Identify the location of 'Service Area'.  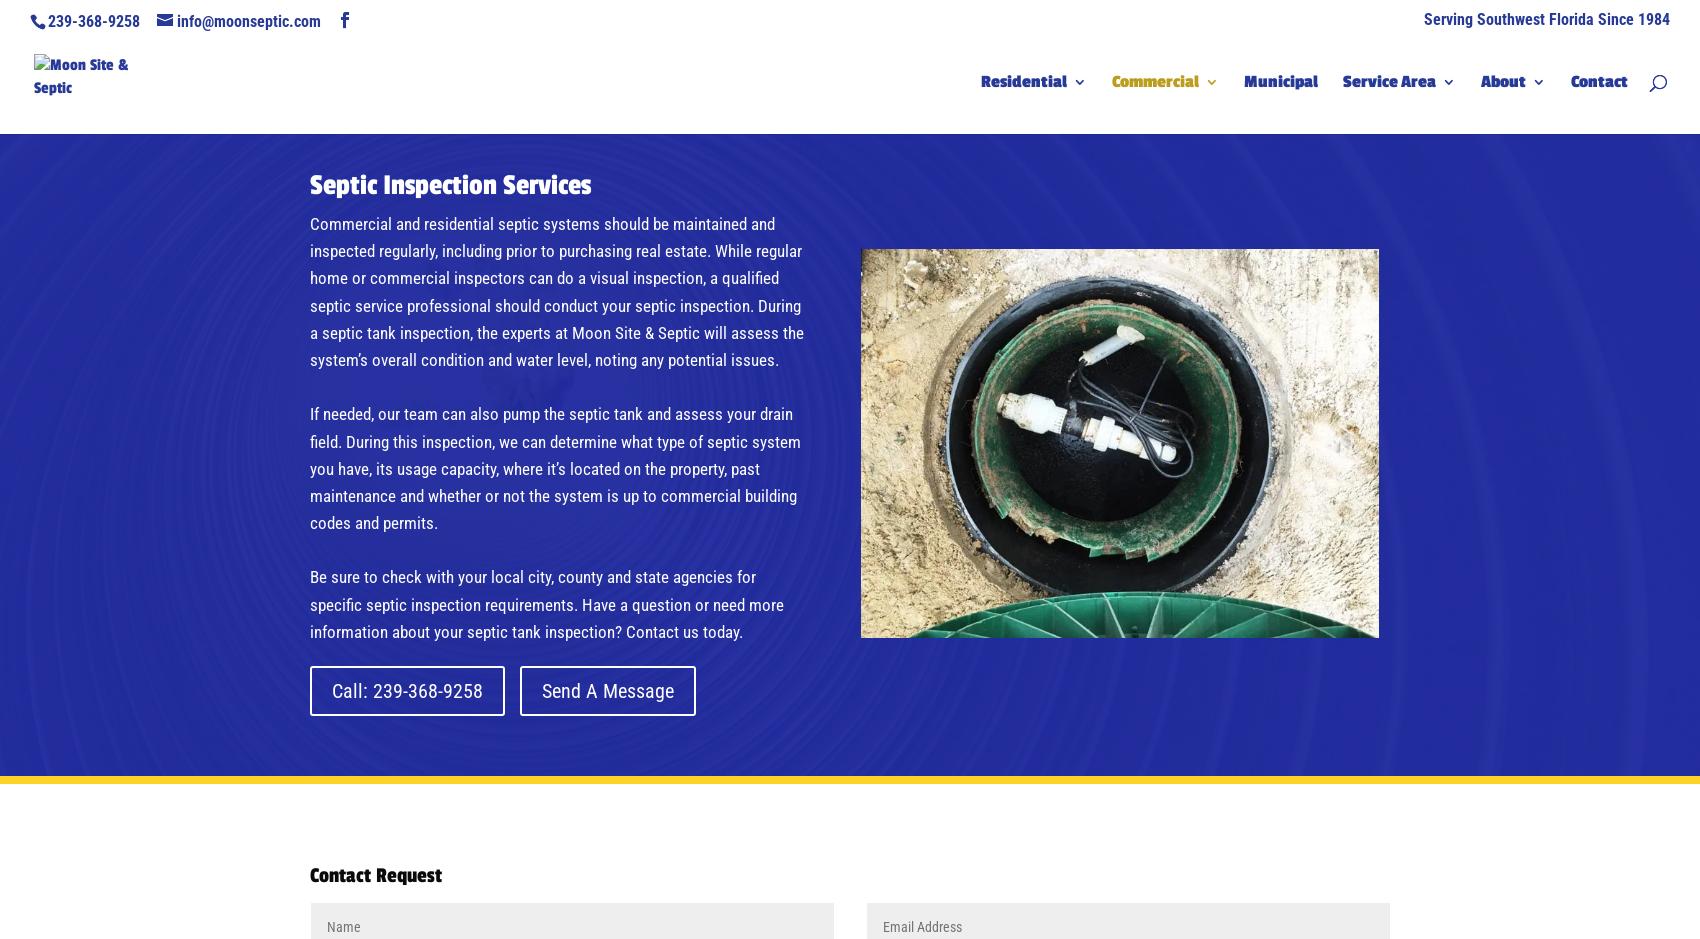
(1388, 81).